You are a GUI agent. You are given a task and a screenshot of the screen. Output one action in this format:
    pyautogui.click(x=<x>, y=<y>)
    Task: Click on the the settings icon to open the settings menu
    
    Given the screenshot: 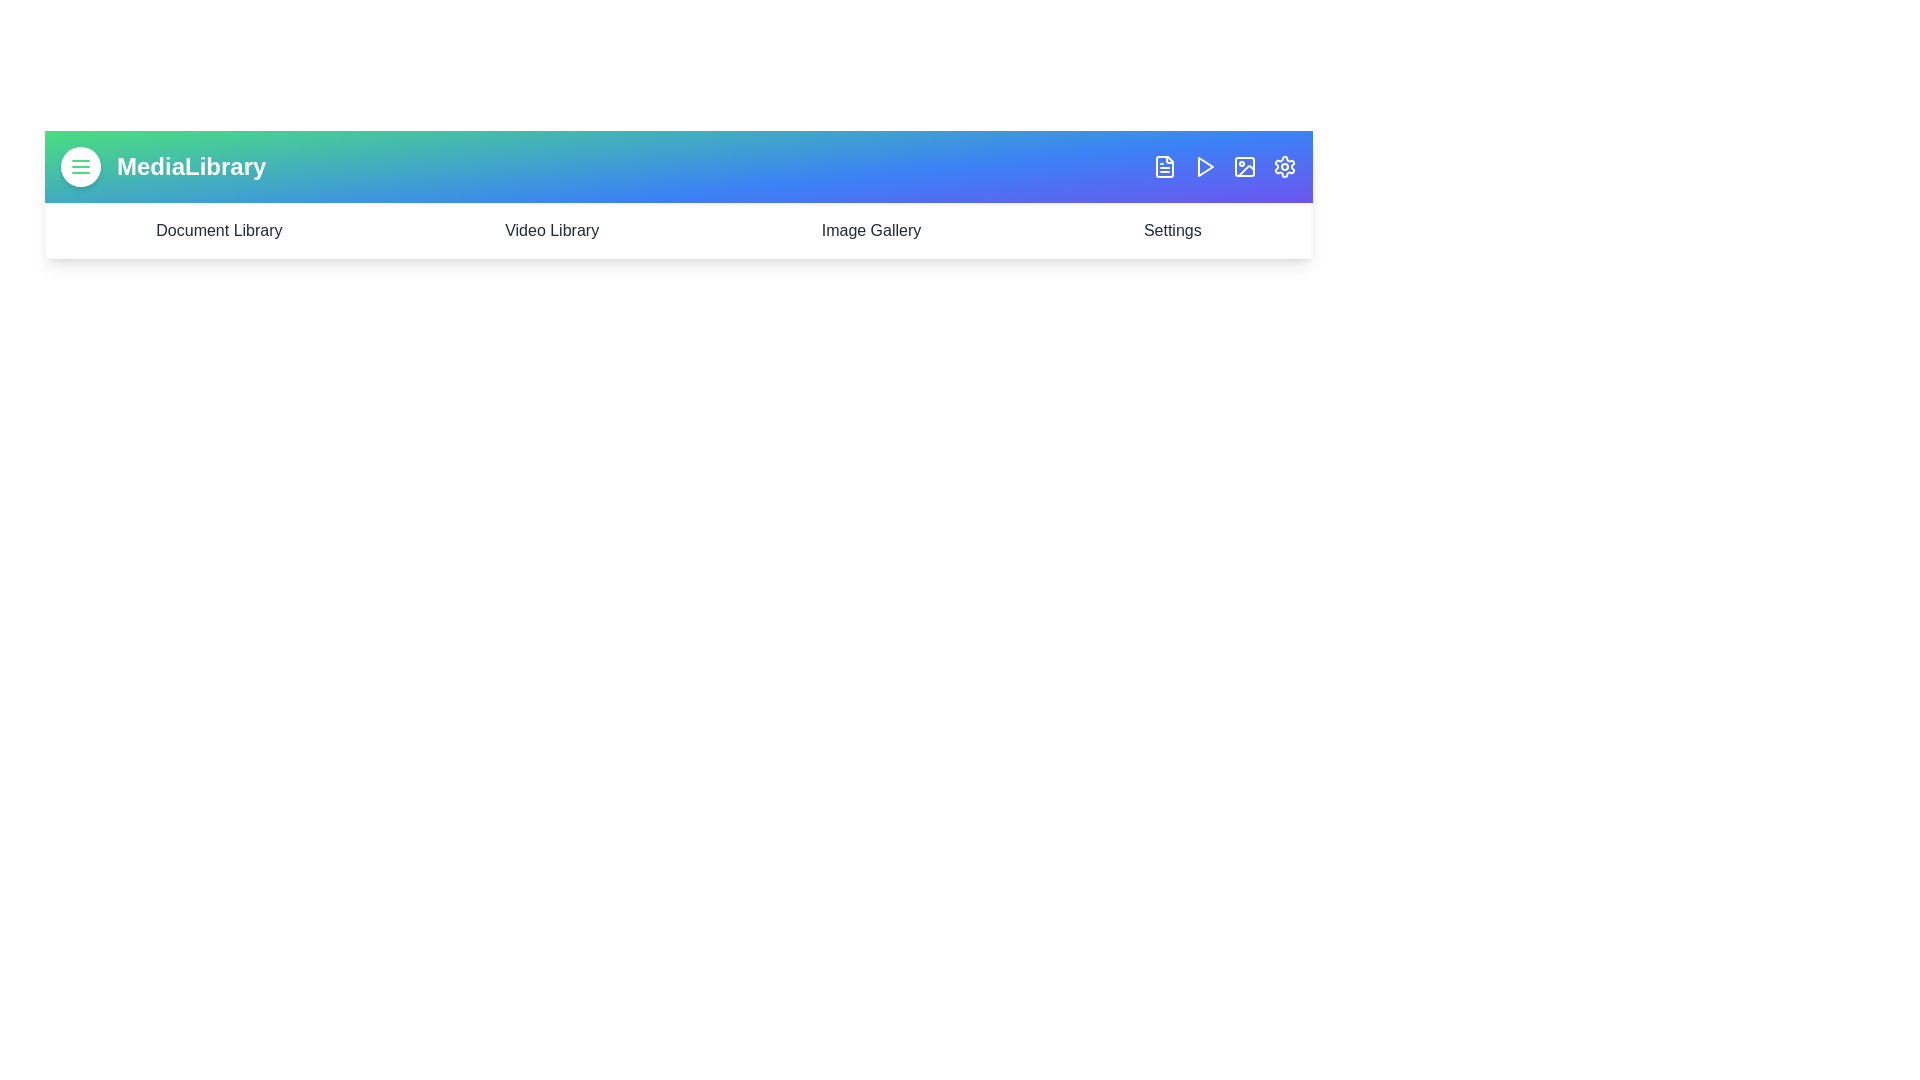 What is the action you would take?
    pyautogui.click(x=1285, y=165)
    